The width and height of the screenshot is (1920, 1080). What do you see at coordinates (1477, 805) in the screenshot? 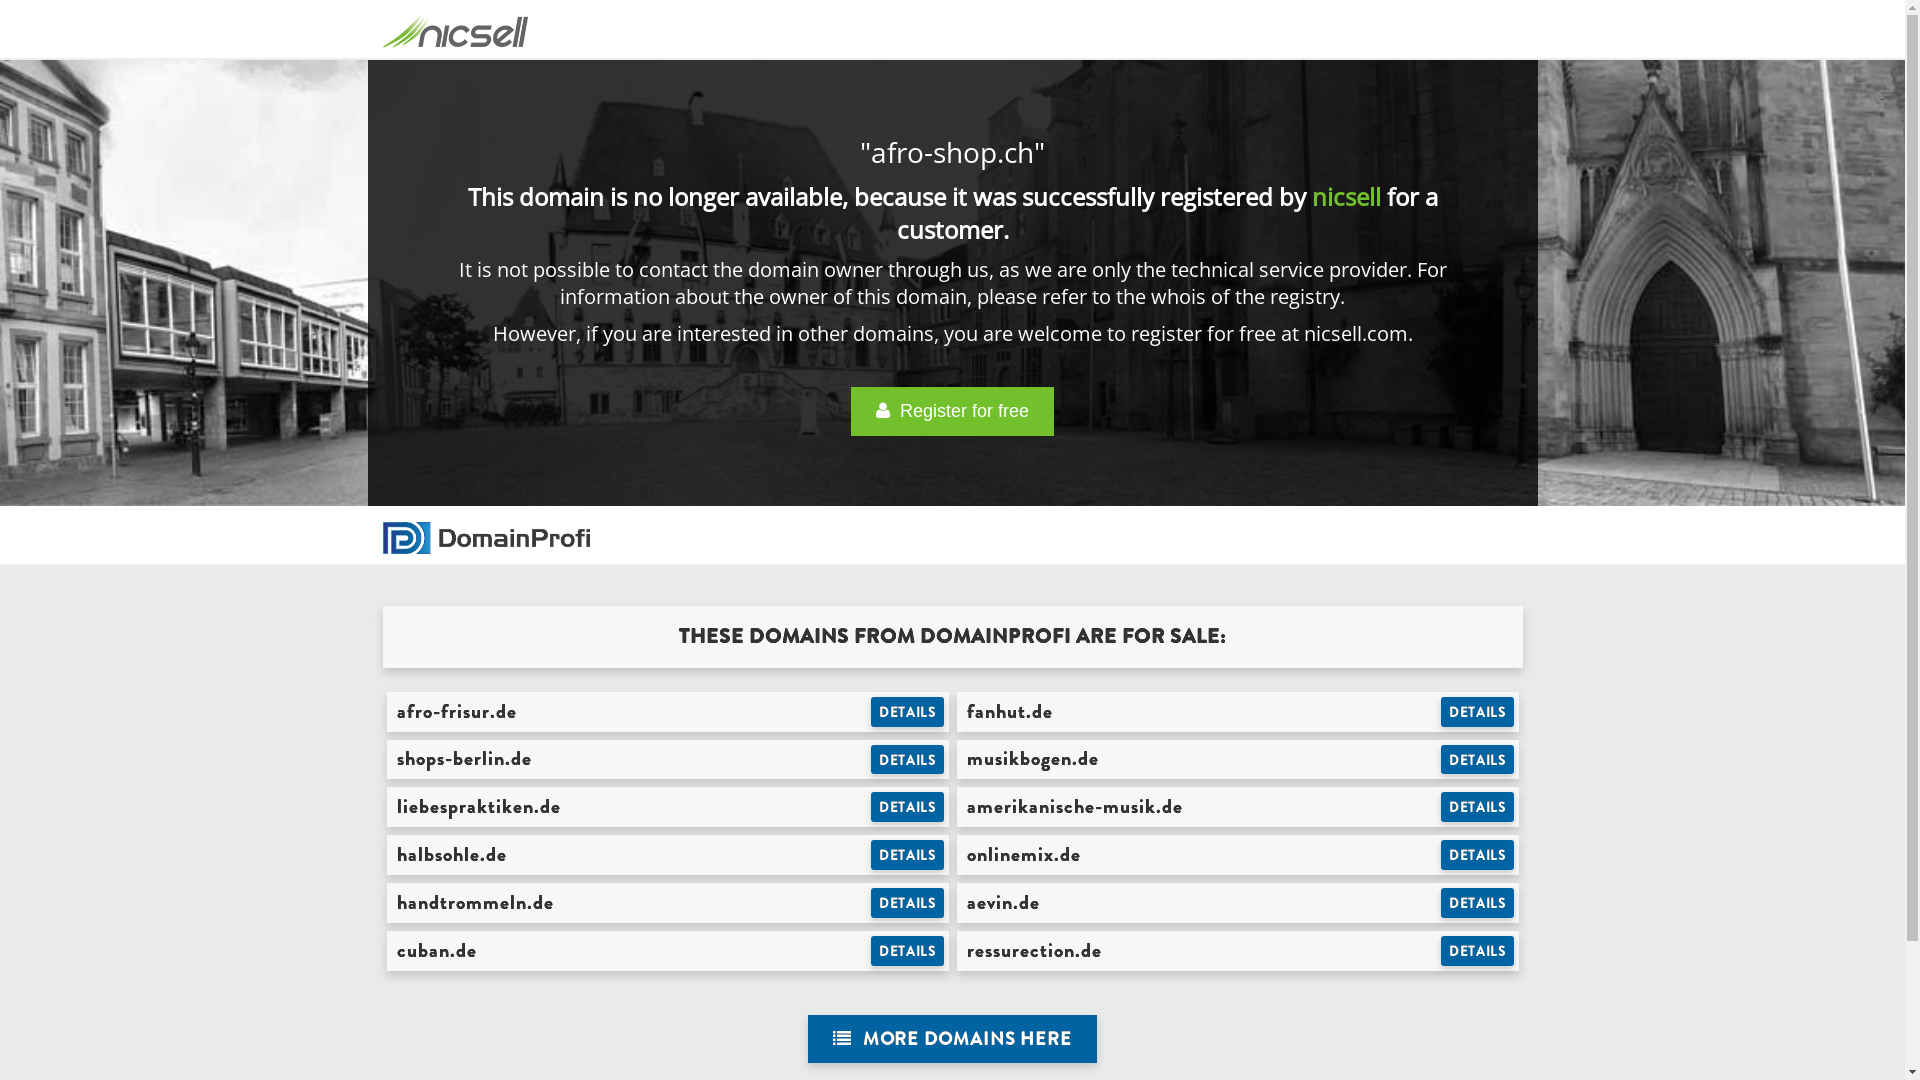
I see `'DETAILS'` at bounding box center [1477, 805].